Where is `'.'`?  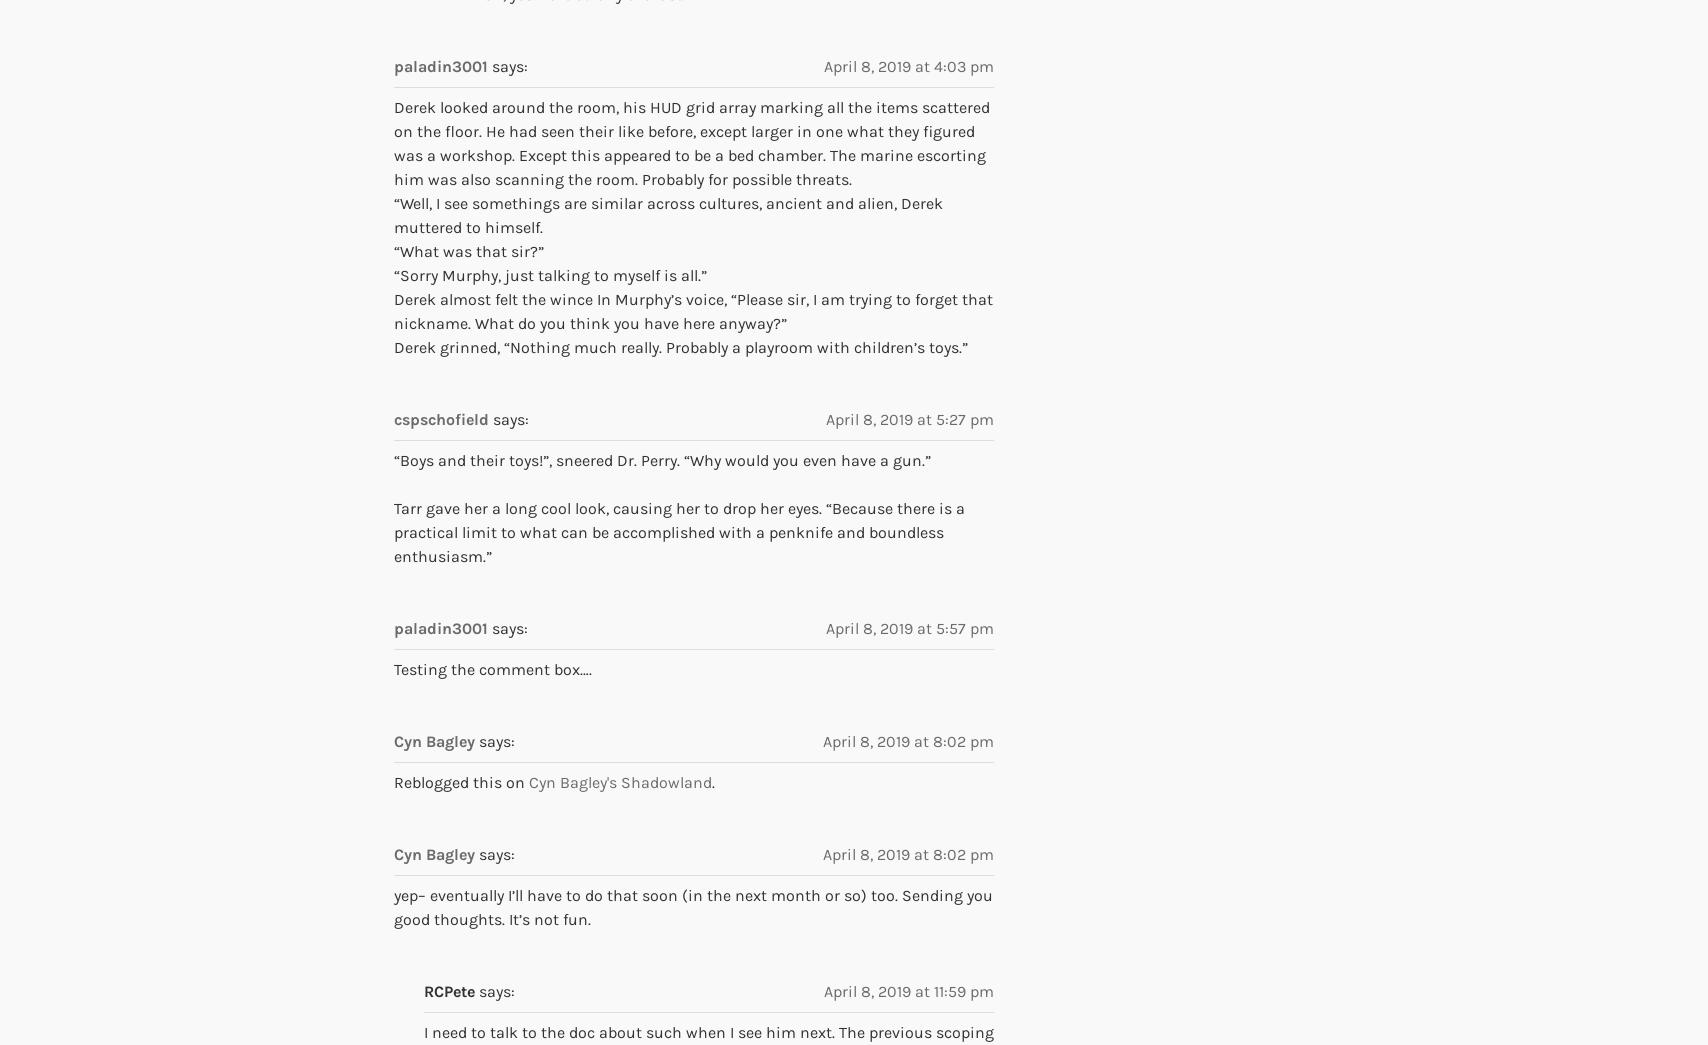 '.' is located at coordinates (713, 781).